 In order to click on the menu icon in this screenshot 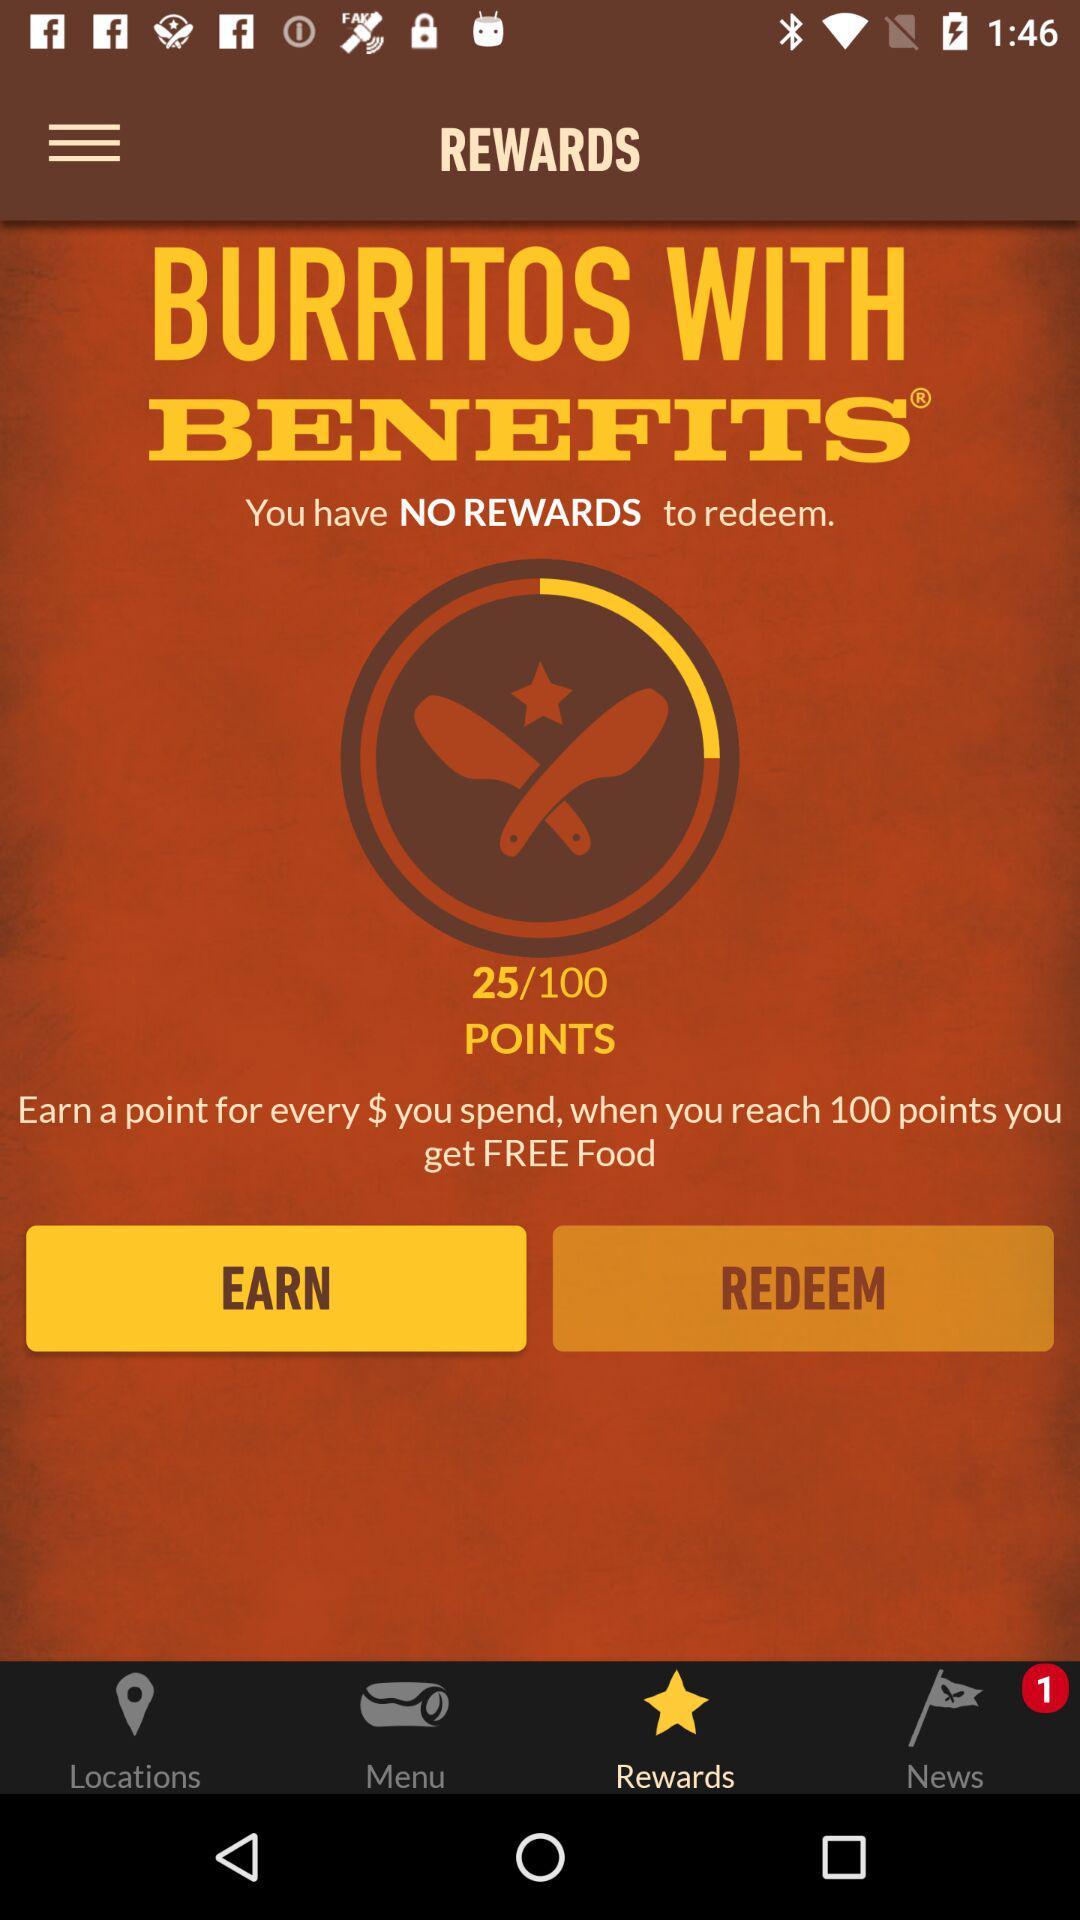, I will do `click(83, 148)`.